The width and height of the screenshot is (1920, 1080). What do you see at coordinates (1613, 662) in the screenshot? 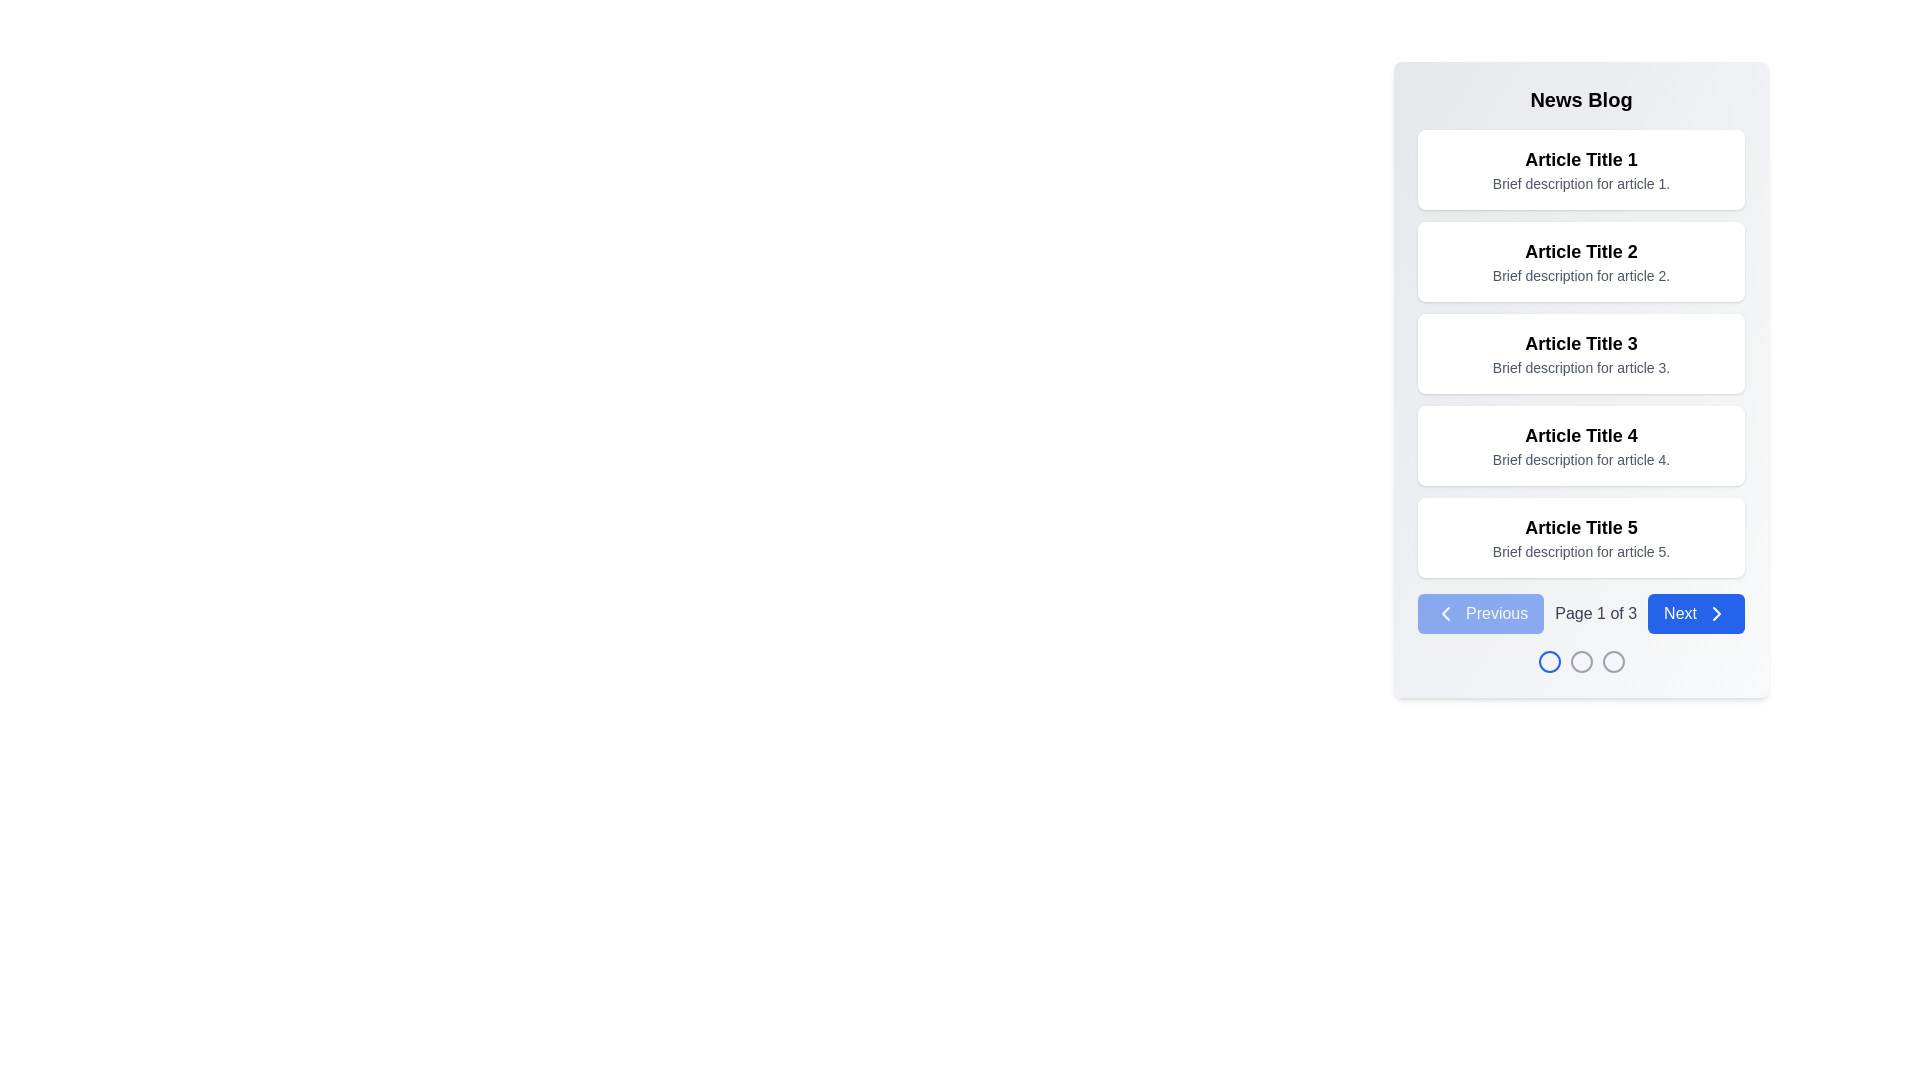
I see `the third pagination indicator located at the bottom of the page` at bounding box center [1613, 662].